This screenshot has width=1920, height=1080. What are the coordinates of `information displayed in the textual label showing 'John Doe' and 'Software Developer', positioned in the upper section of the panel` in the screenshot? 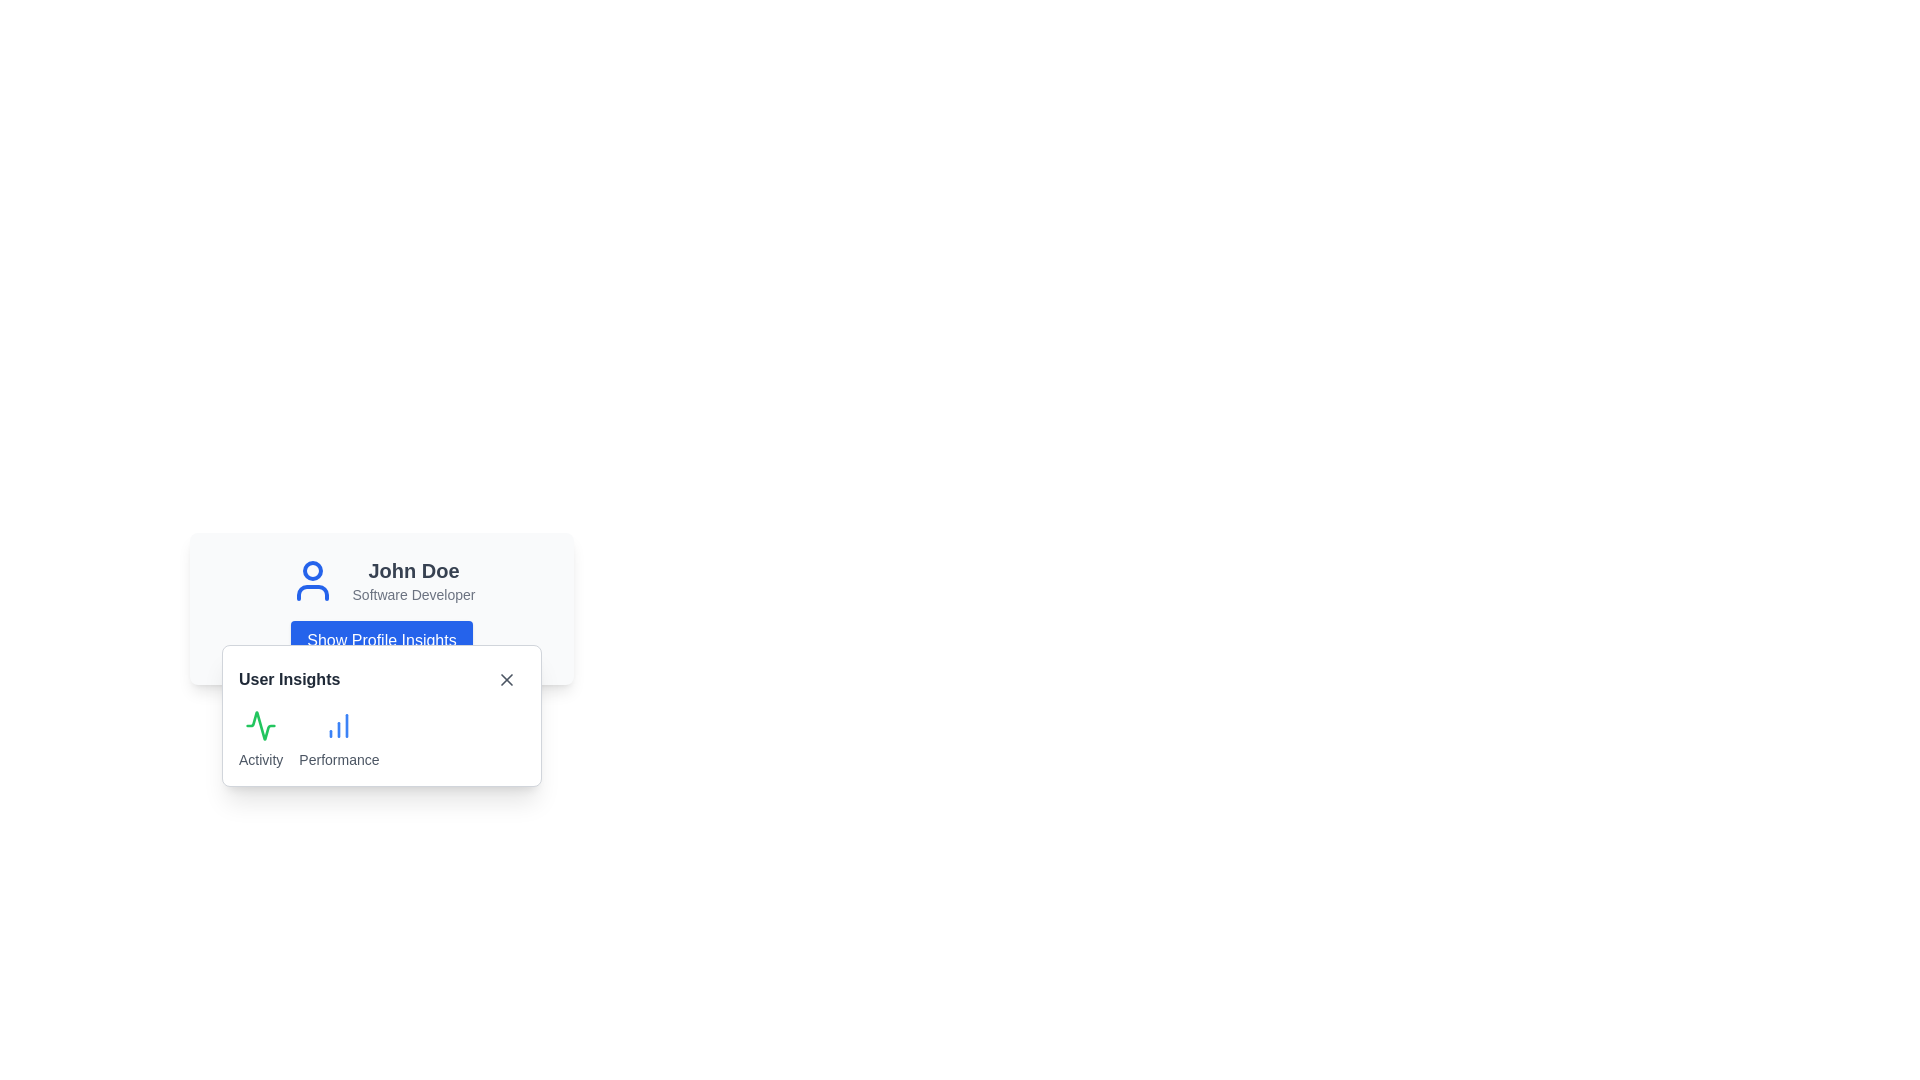 It's located at (412, 581).